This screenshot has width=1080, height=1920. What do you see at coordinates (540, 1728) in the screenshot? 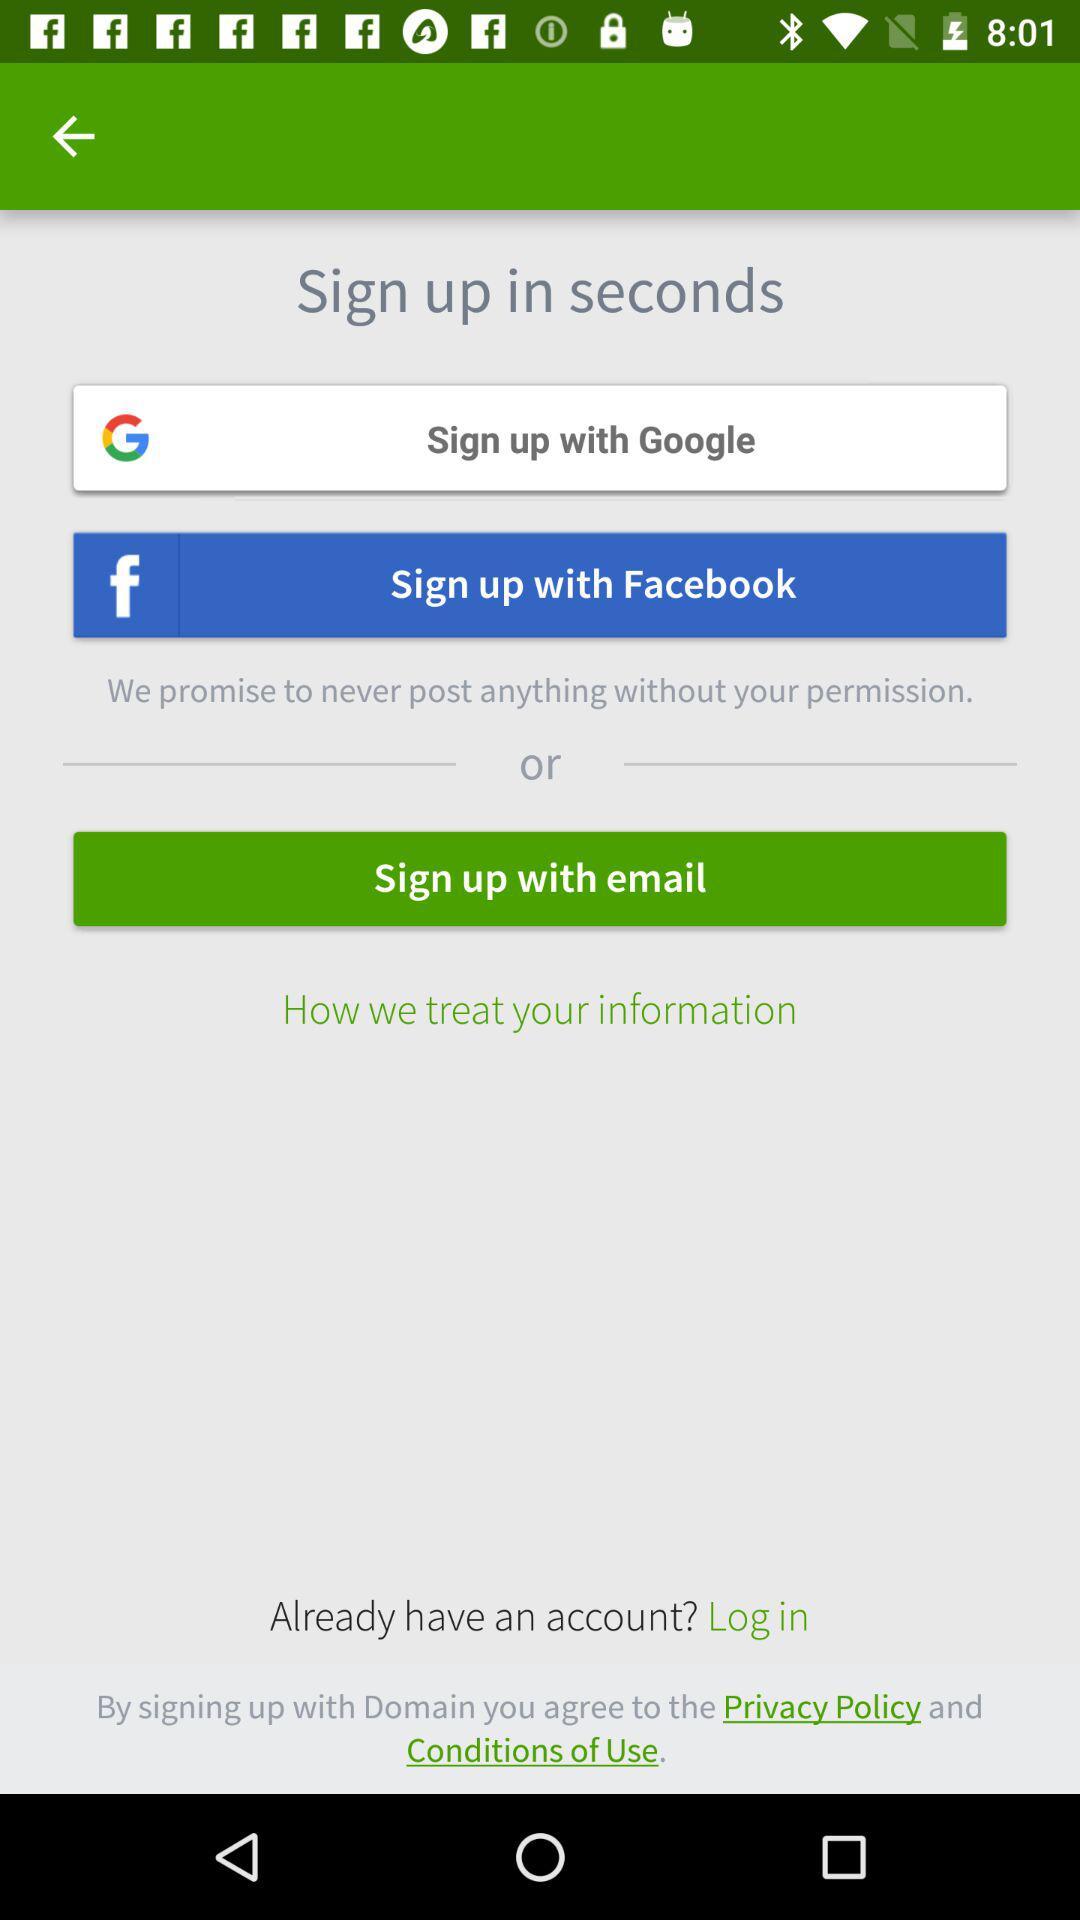
I see `the item below the already have an item` at bounding box center [540, 1728].